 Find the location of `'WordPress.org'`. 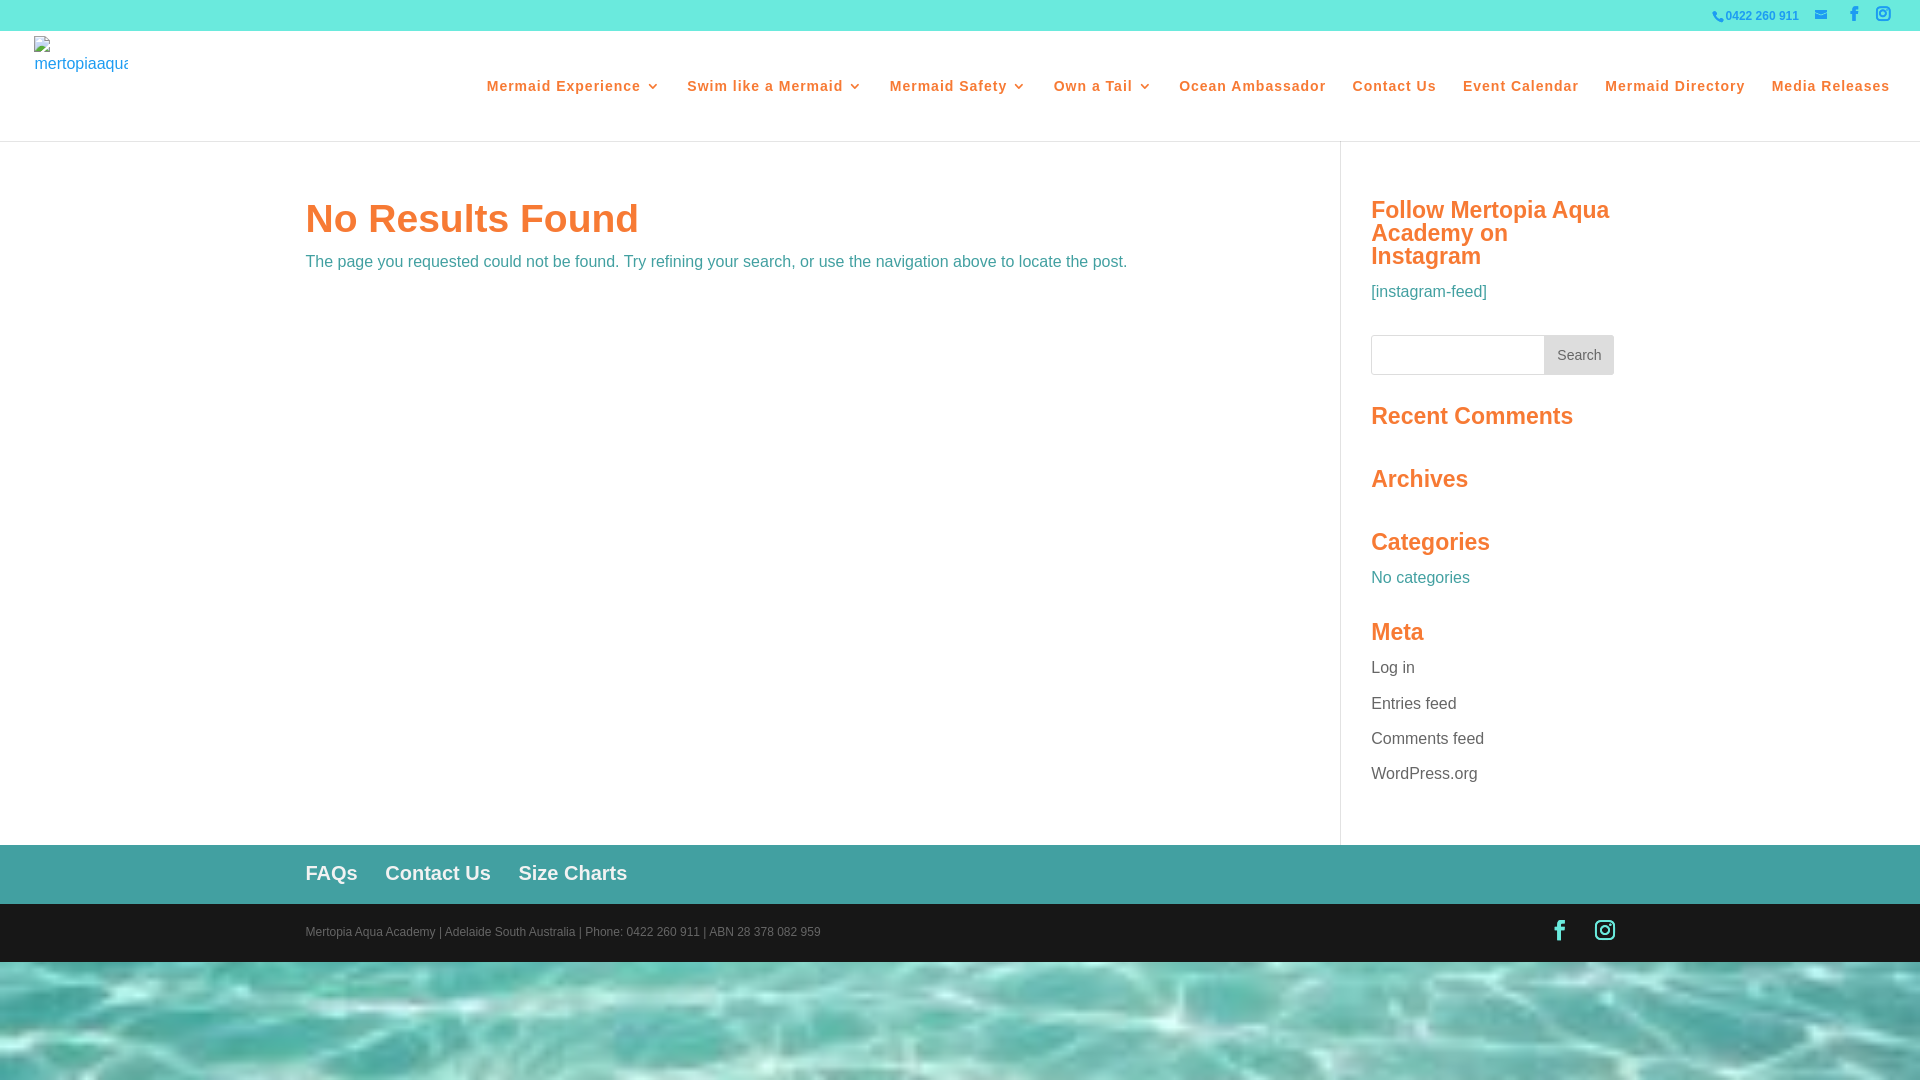

'WordPress.org' is located at coordinates (1423, 772).